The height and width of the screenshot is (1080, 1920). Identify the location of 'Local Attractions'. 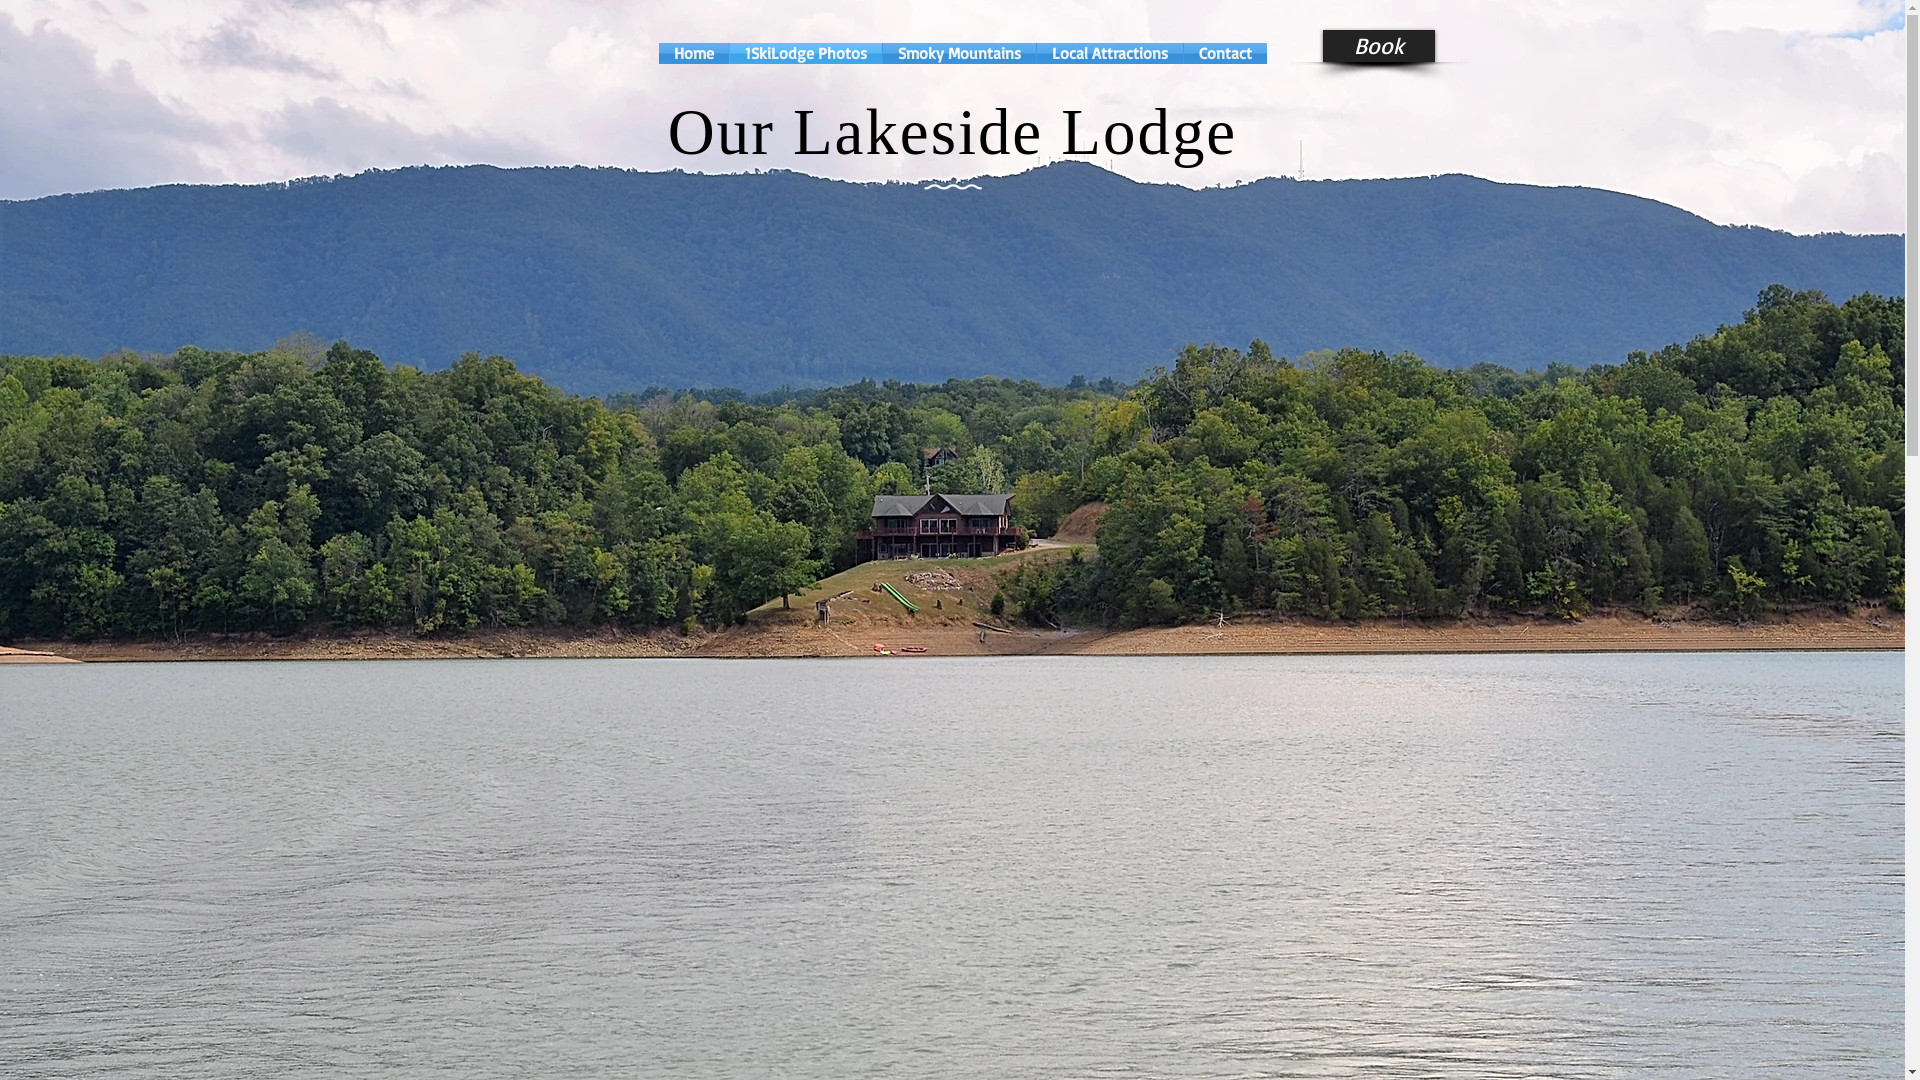
(1107, 52).